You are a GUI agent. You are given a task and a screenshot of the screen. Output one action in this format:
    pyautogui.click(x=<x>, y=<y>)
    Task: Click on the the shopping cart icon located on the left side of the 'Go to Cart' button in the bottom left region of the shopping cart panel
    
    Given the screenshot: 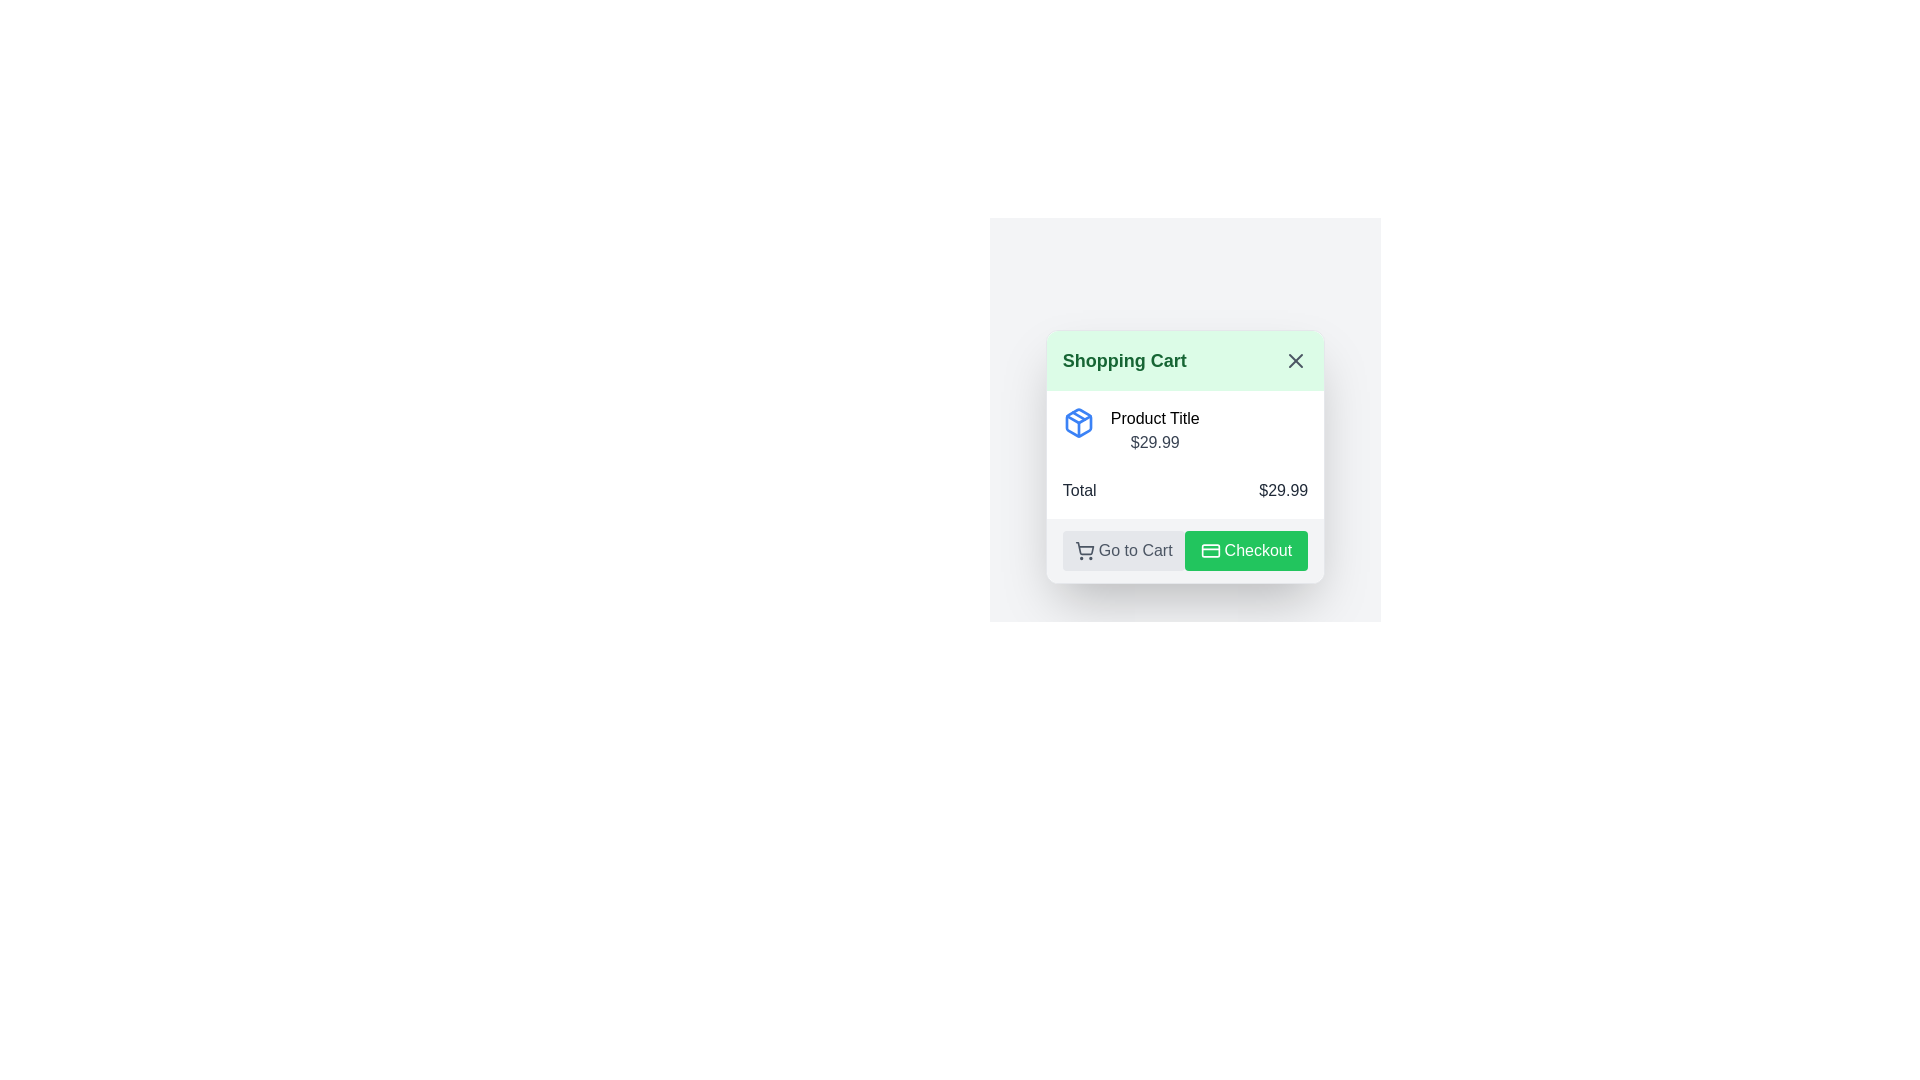 What is the action you would take?
    pyautogui.click(x=1083, y=551)
    